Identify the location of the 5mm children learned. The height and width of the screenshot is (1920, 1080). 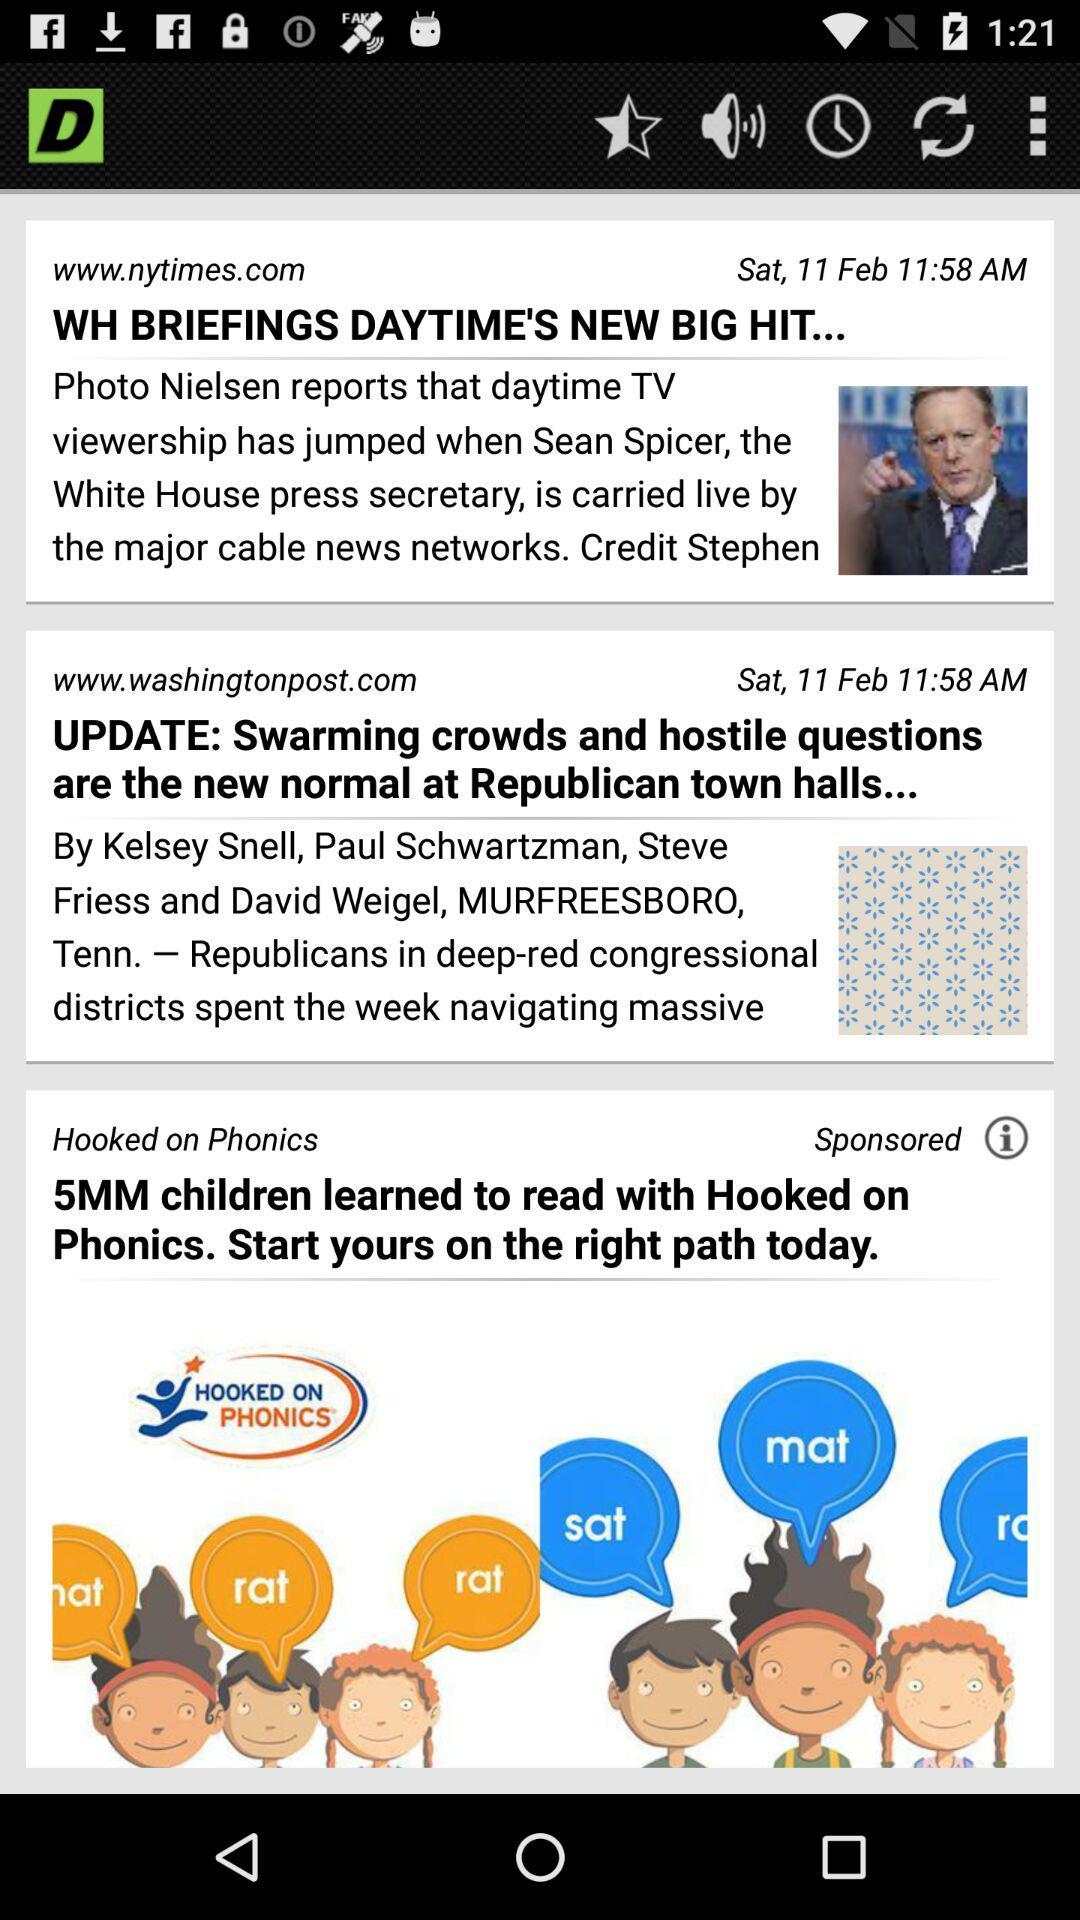
(540, 1217).